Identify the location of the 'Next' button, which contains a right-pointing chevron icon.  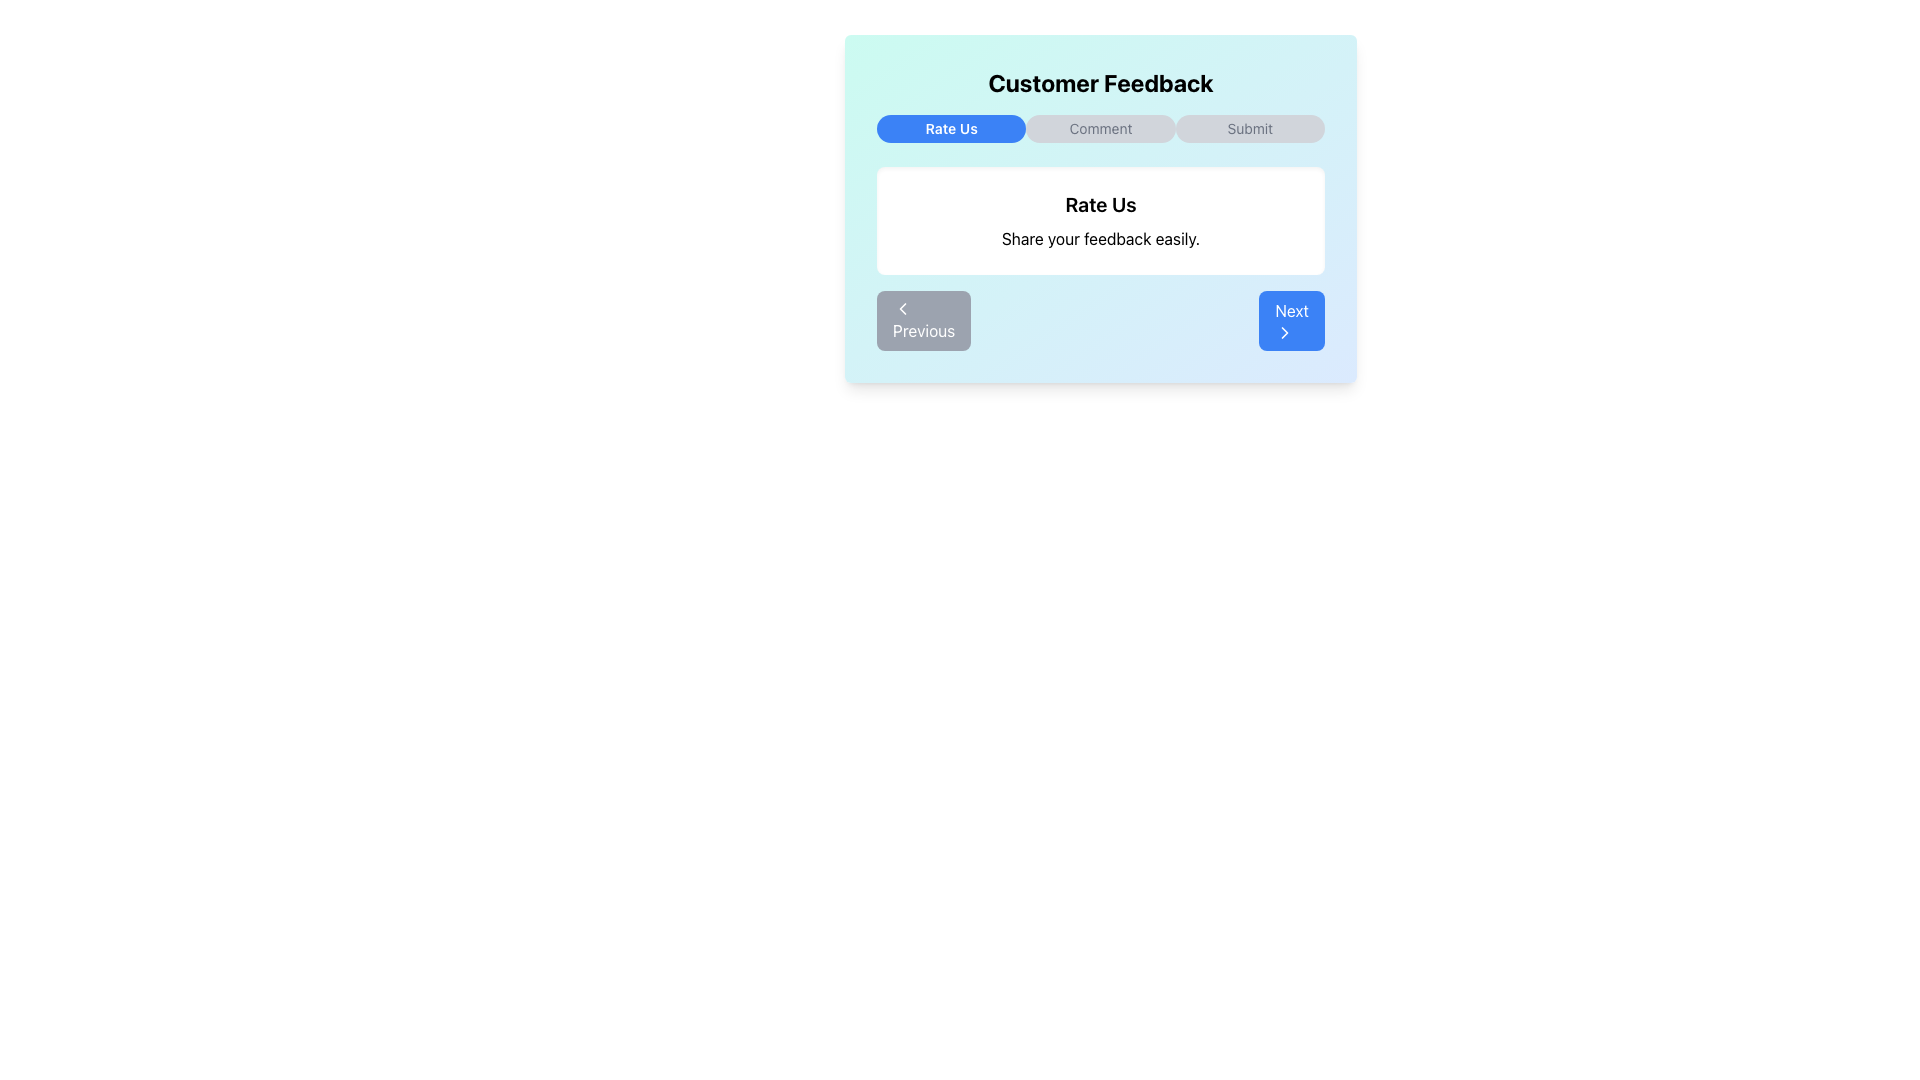
(1285, 331).